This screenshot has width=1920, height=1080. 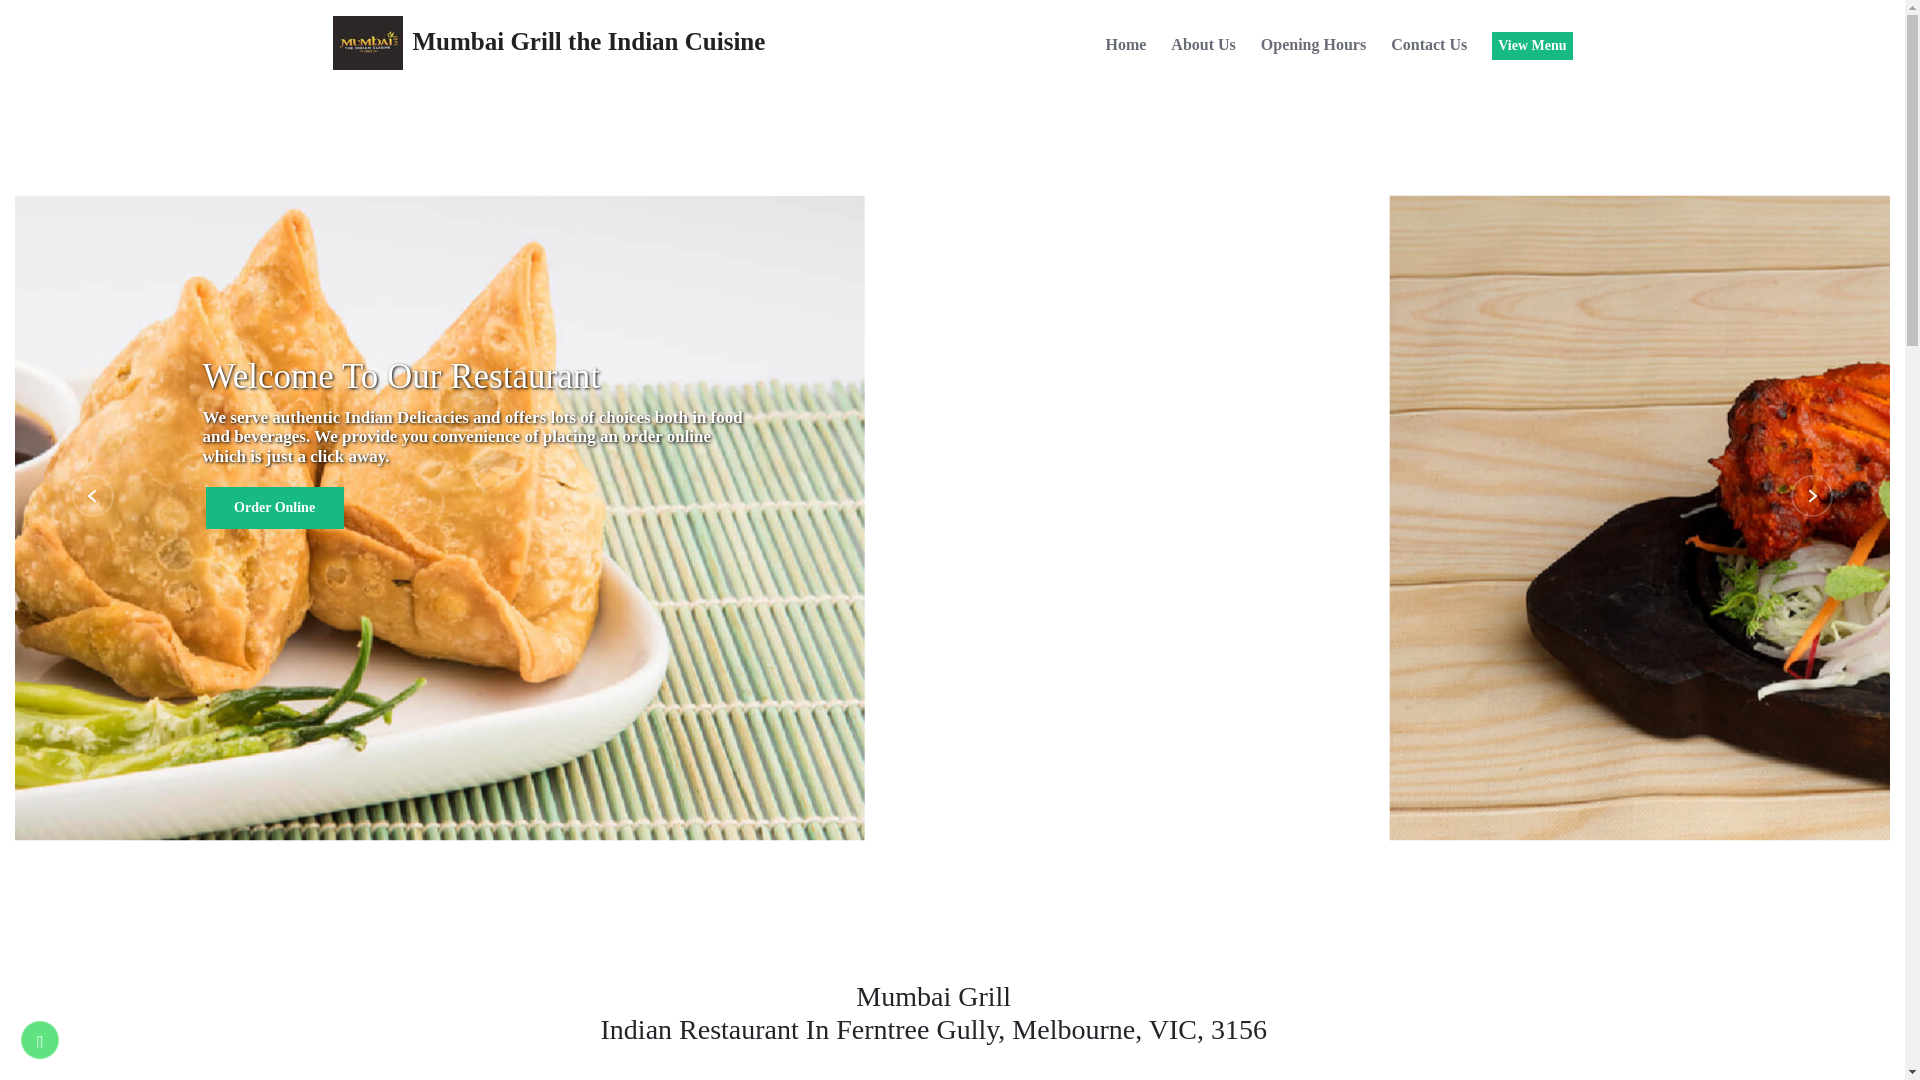 What do you see at coordinates (1125, 46) in the screenshot?
I see `'Home'` at bounding box center [1125, 46].